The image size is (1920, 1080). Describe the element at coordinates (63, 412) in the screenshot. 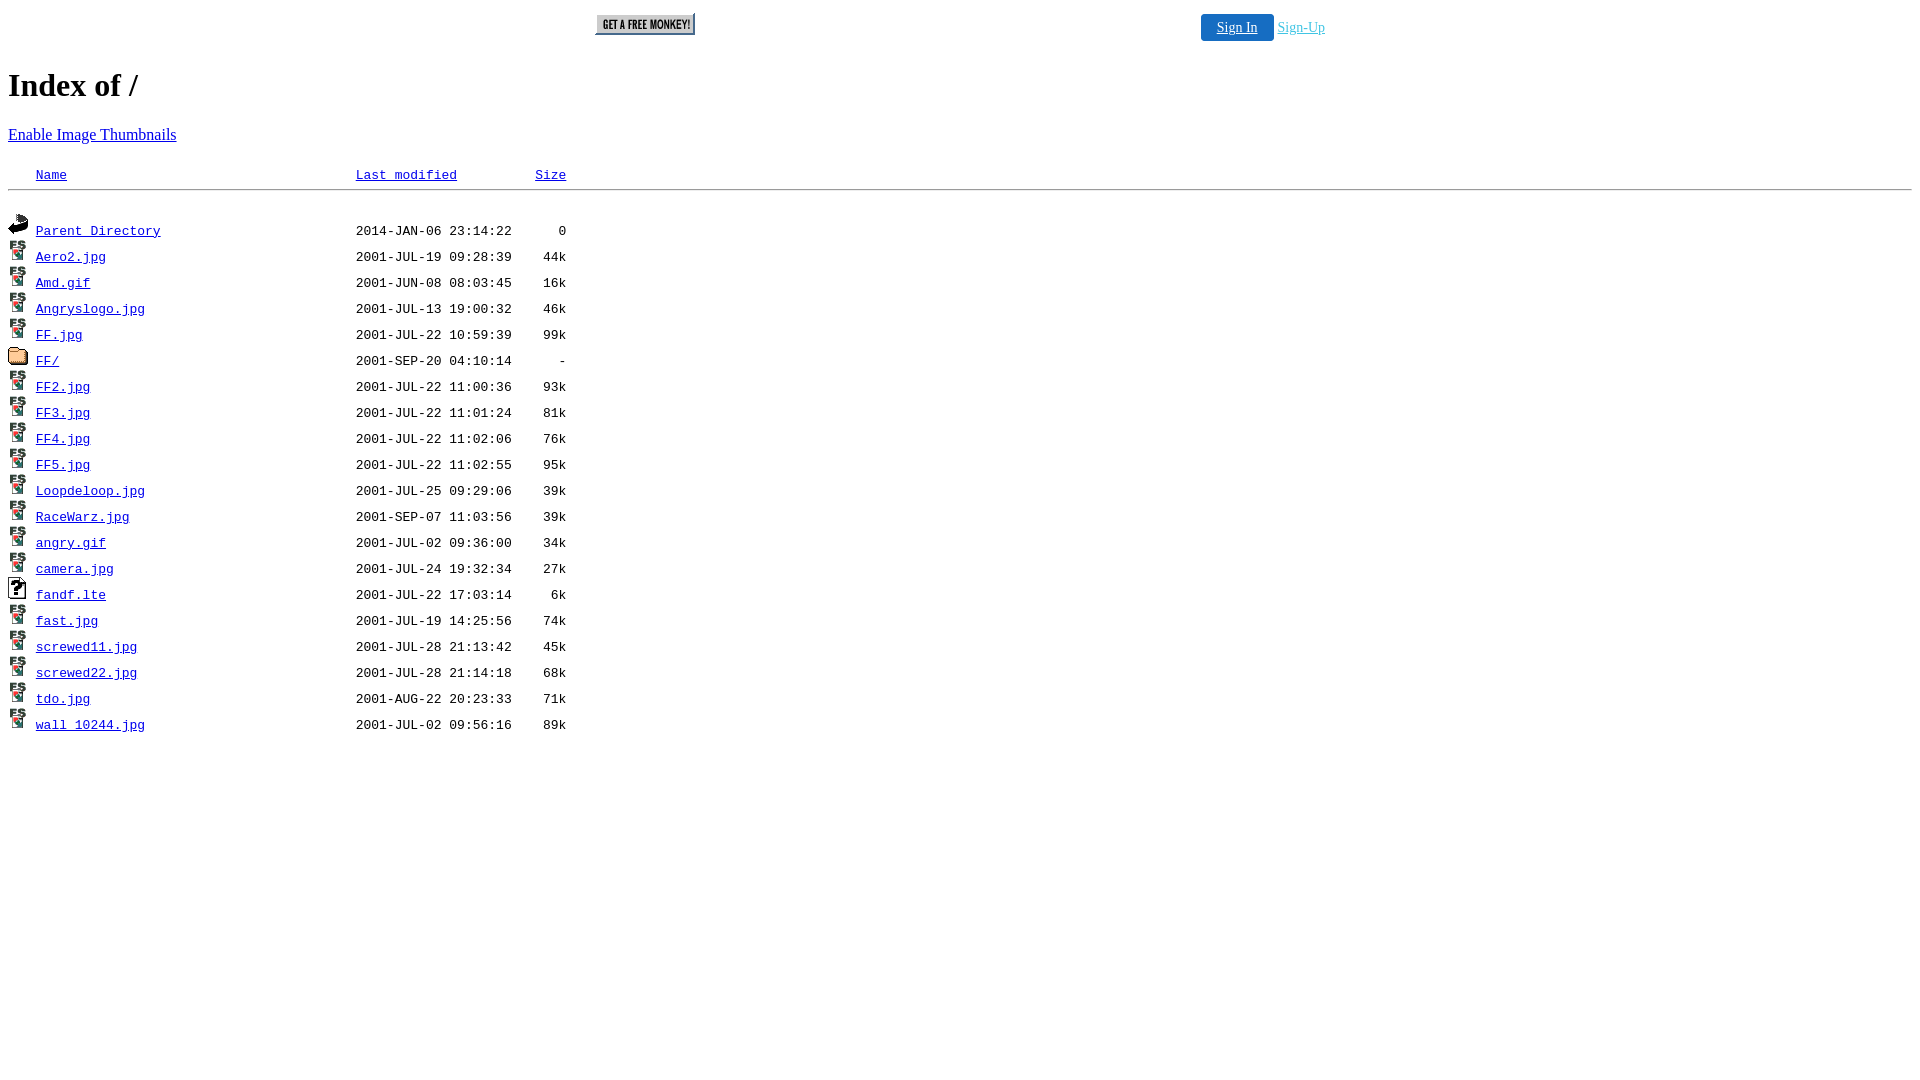

I see `'FF3.jpg'` at that location.